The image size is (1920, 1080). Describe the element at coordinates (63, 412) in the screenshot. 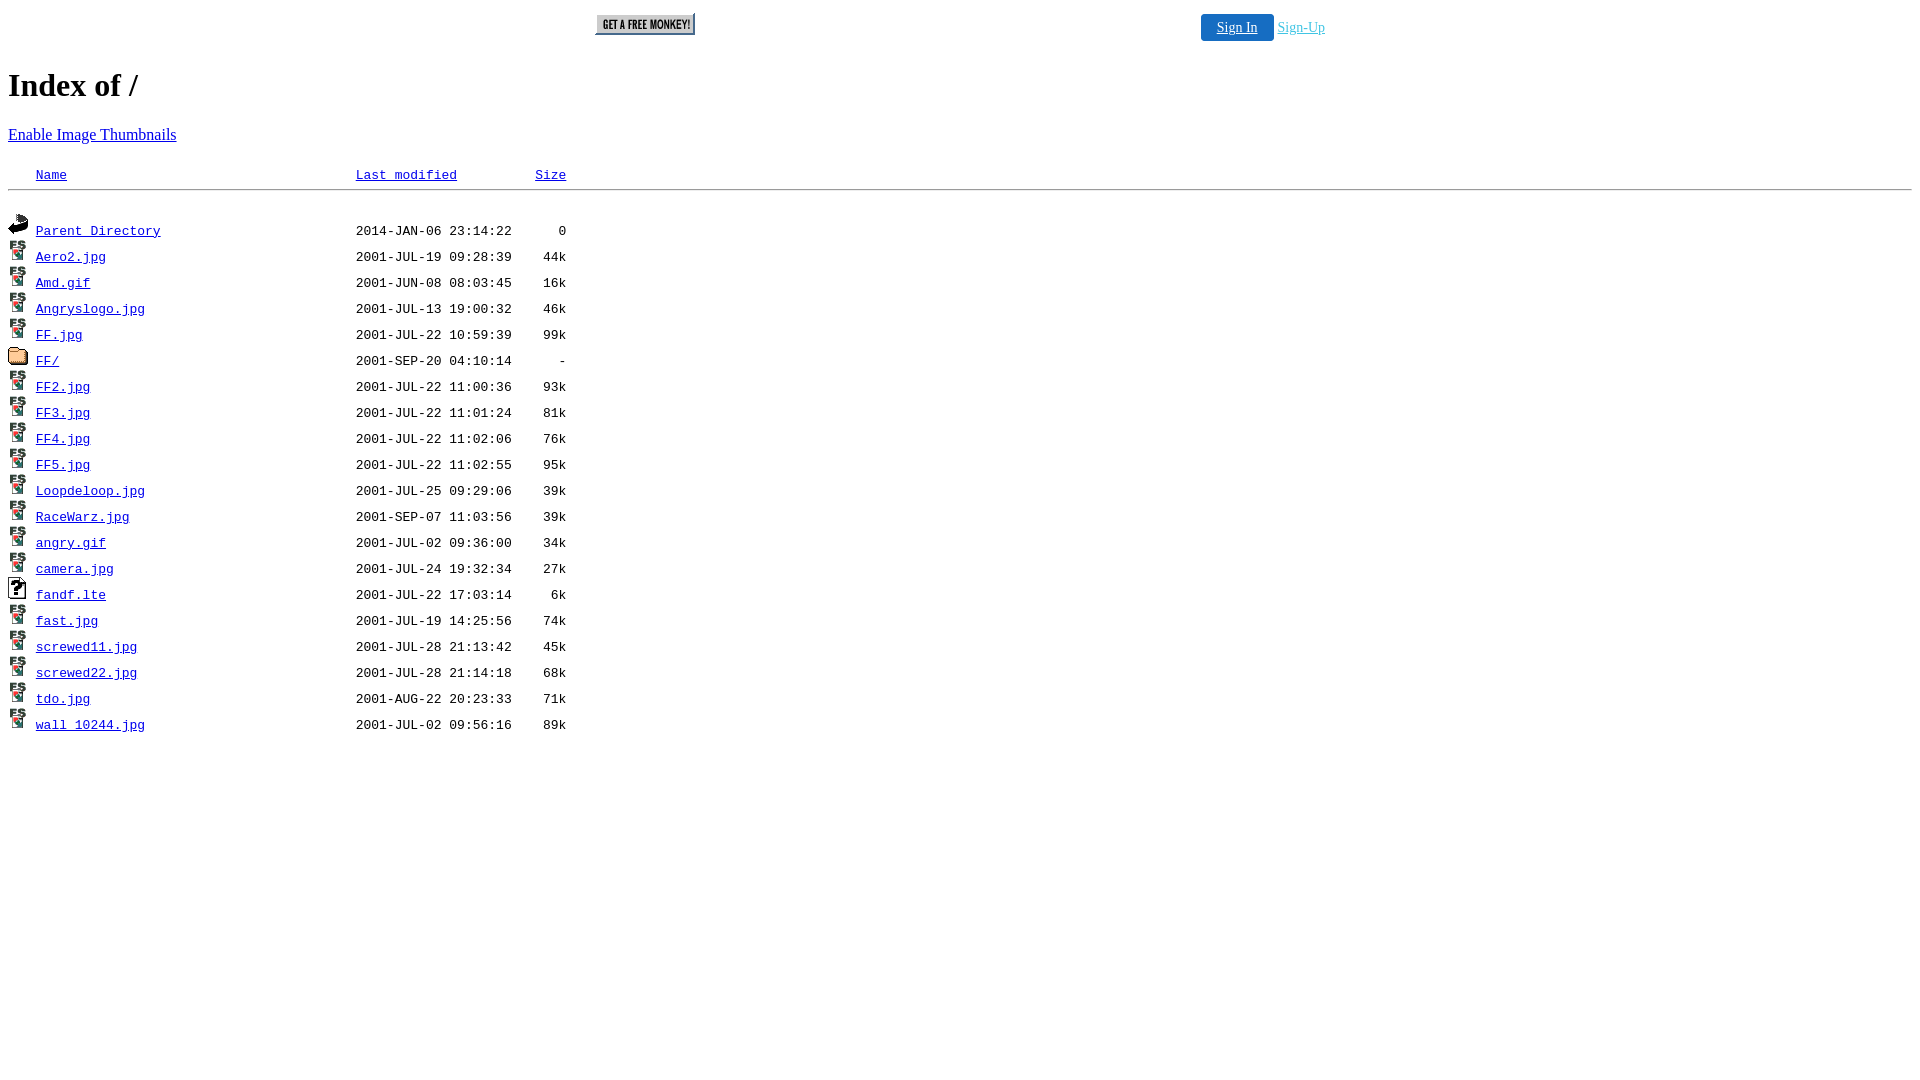

I see `'FF3.jpg'` at that location.